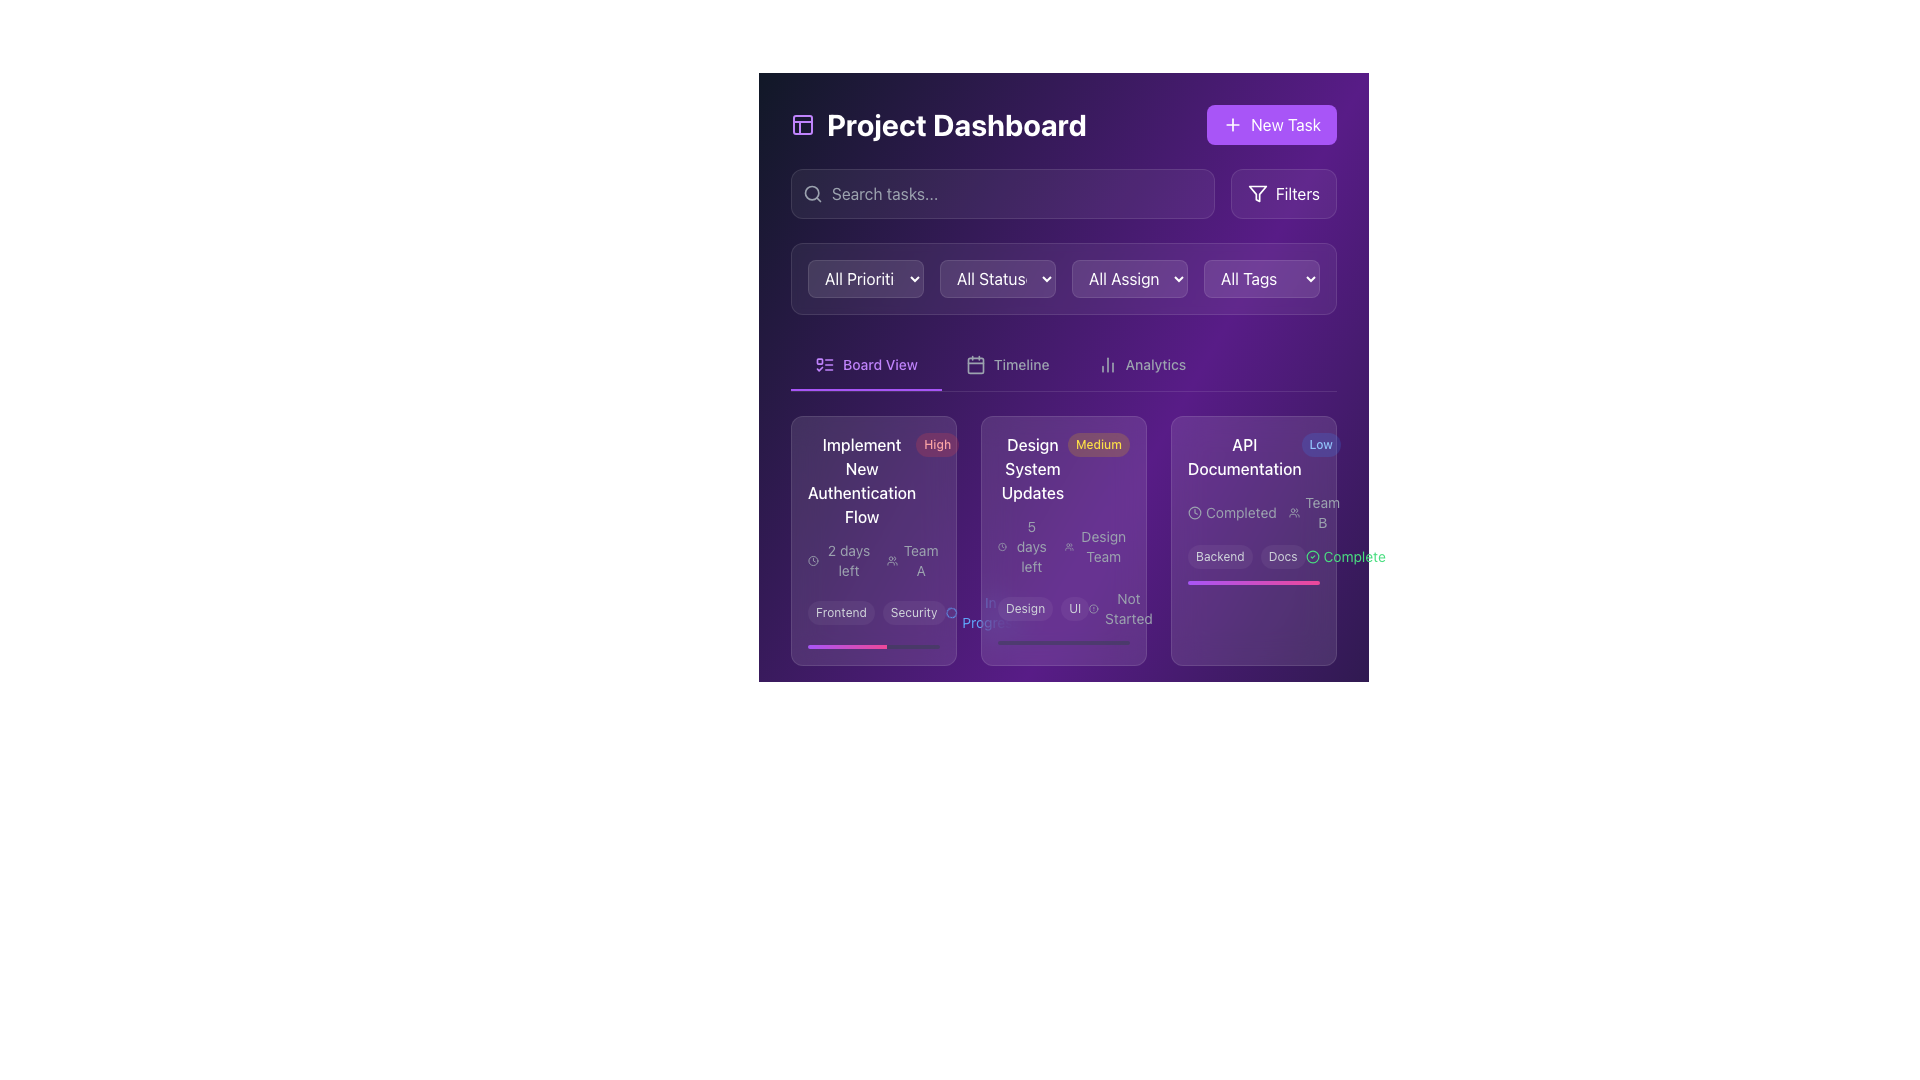 Image resolution: width=1920 pixels, height=1080 pixels. I want to click on the Text label that informs users about the number of days left for a task or event, located in the second column under the 'Design System Updates' heading, above the 'Design Team' text, so click(1025, 547).